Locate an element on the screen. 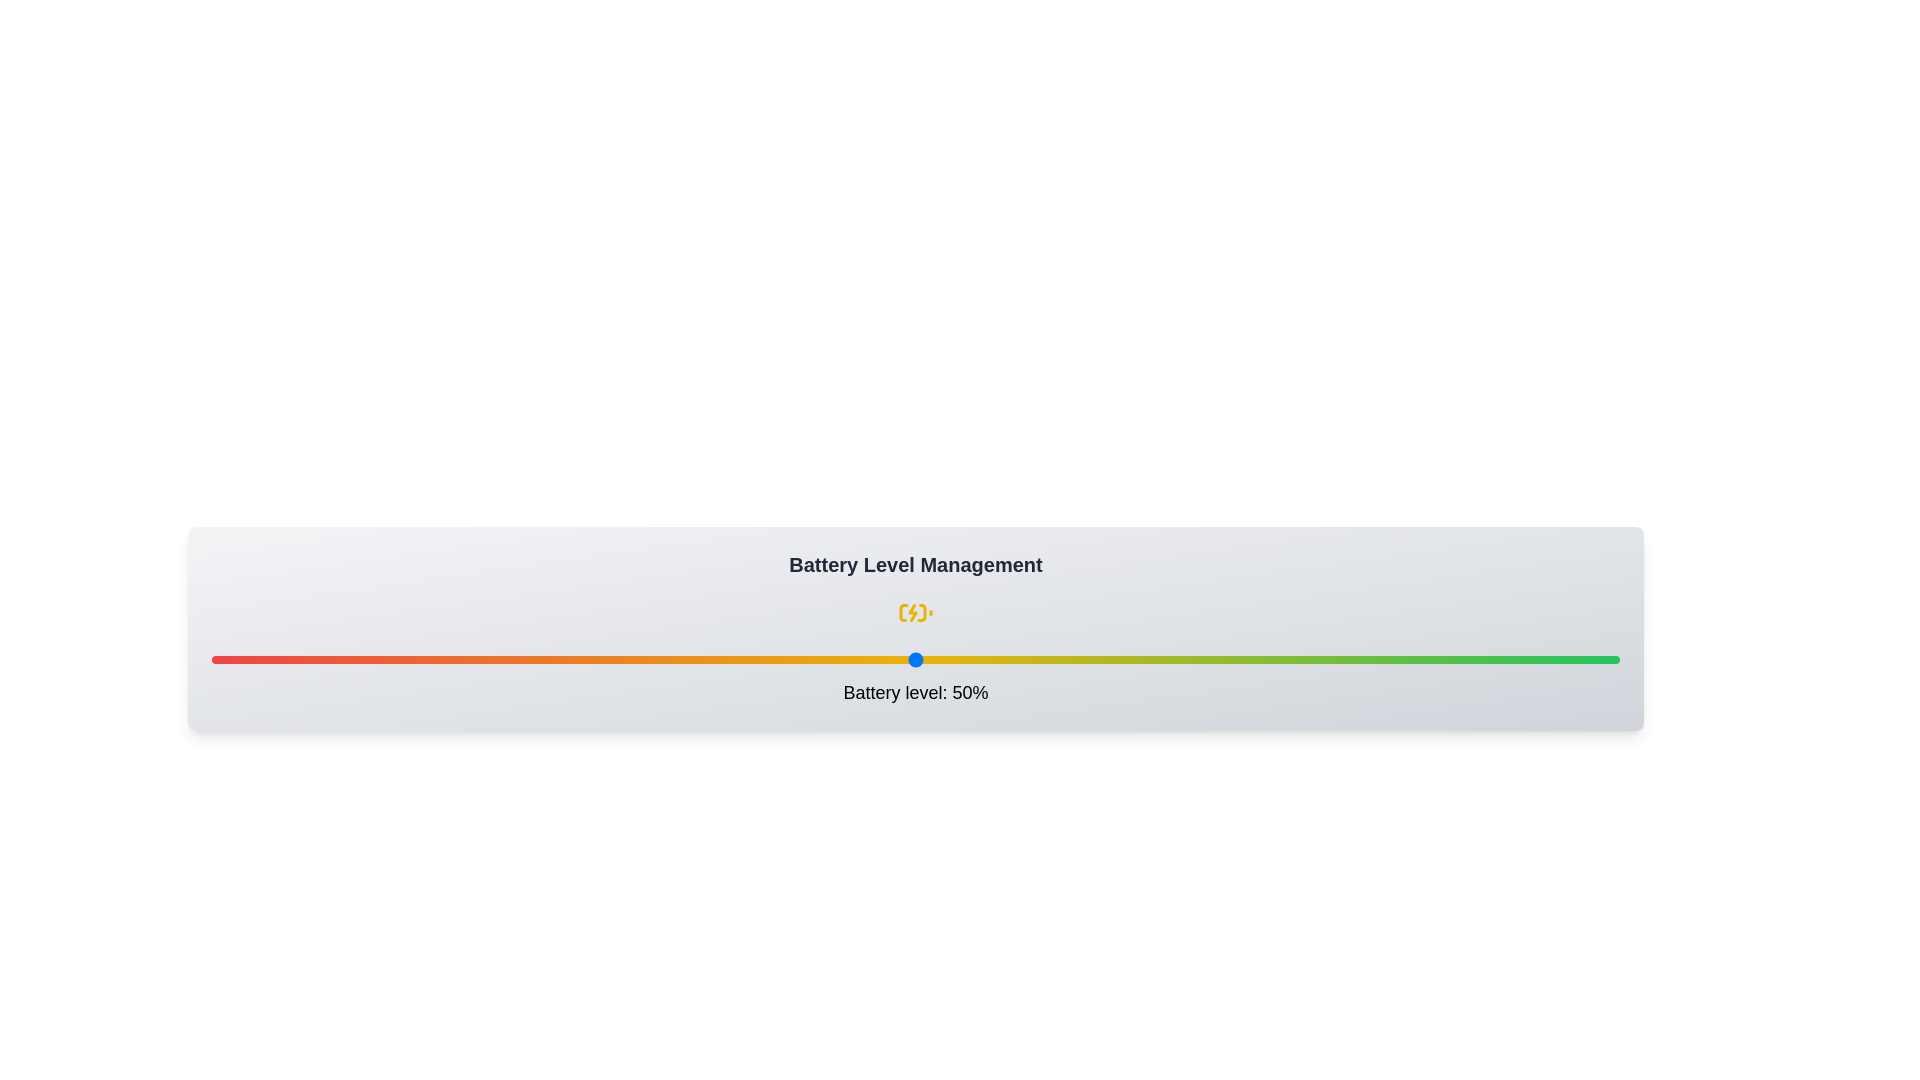 The height and width of the screenshot is (1080, 1920). the battery level to 64% by interacting with the slider is located at coordinates (1112, 659).